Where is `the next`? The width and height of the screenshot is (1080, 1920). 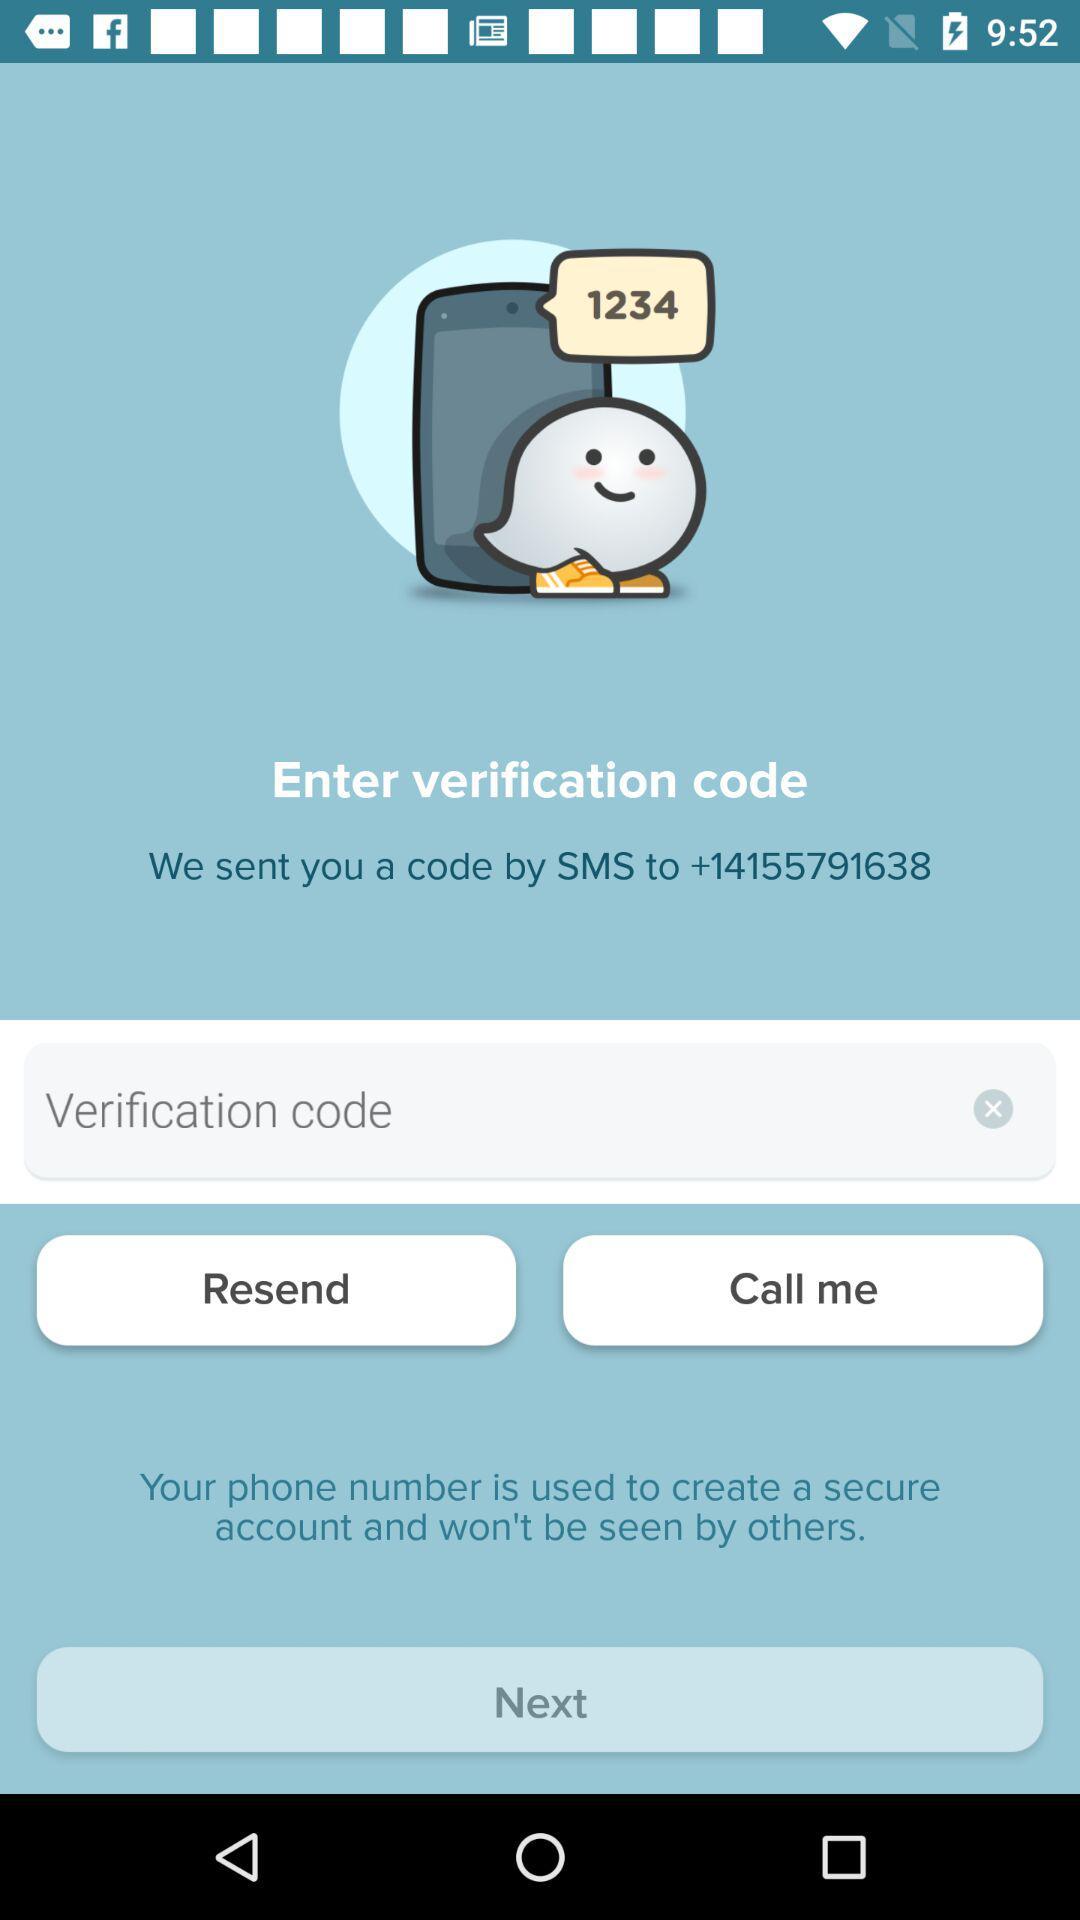 the next is located at coordinates (540, 1703).